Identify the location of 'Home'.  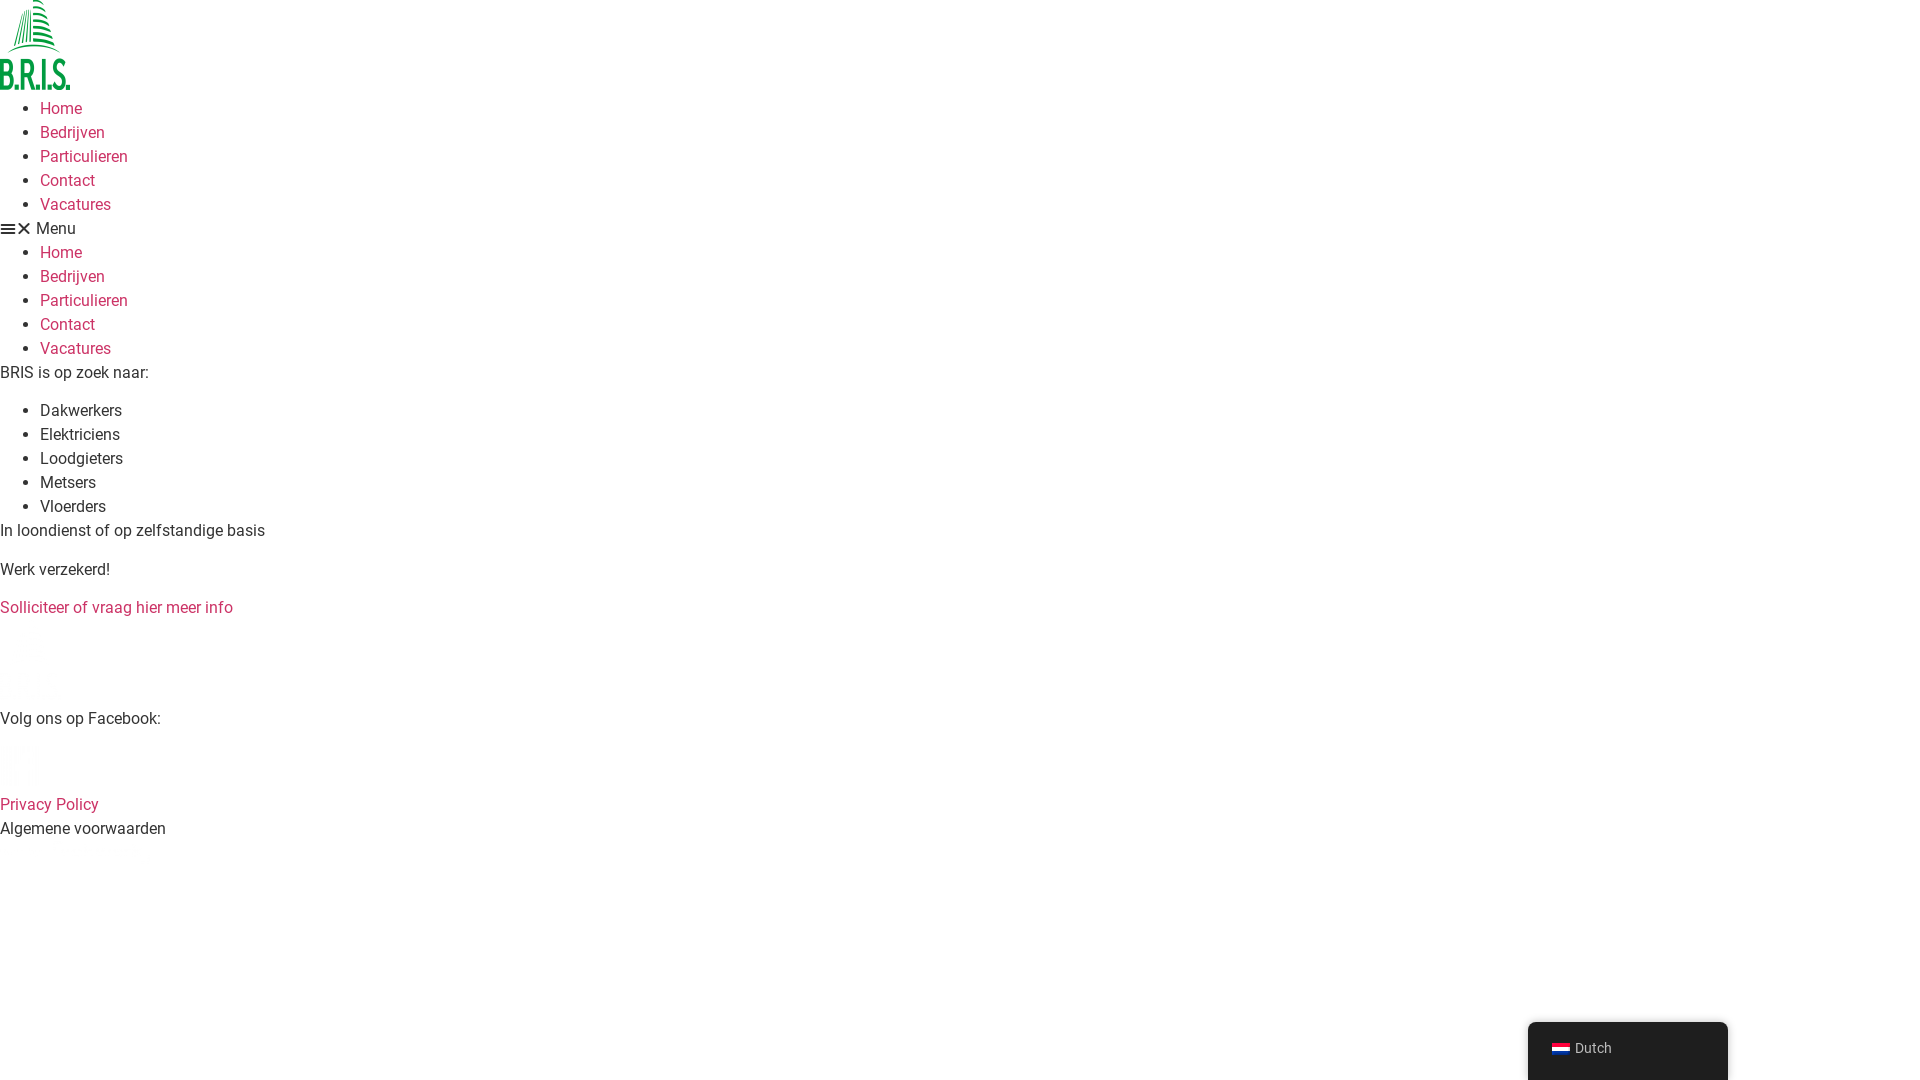
(39, 251).